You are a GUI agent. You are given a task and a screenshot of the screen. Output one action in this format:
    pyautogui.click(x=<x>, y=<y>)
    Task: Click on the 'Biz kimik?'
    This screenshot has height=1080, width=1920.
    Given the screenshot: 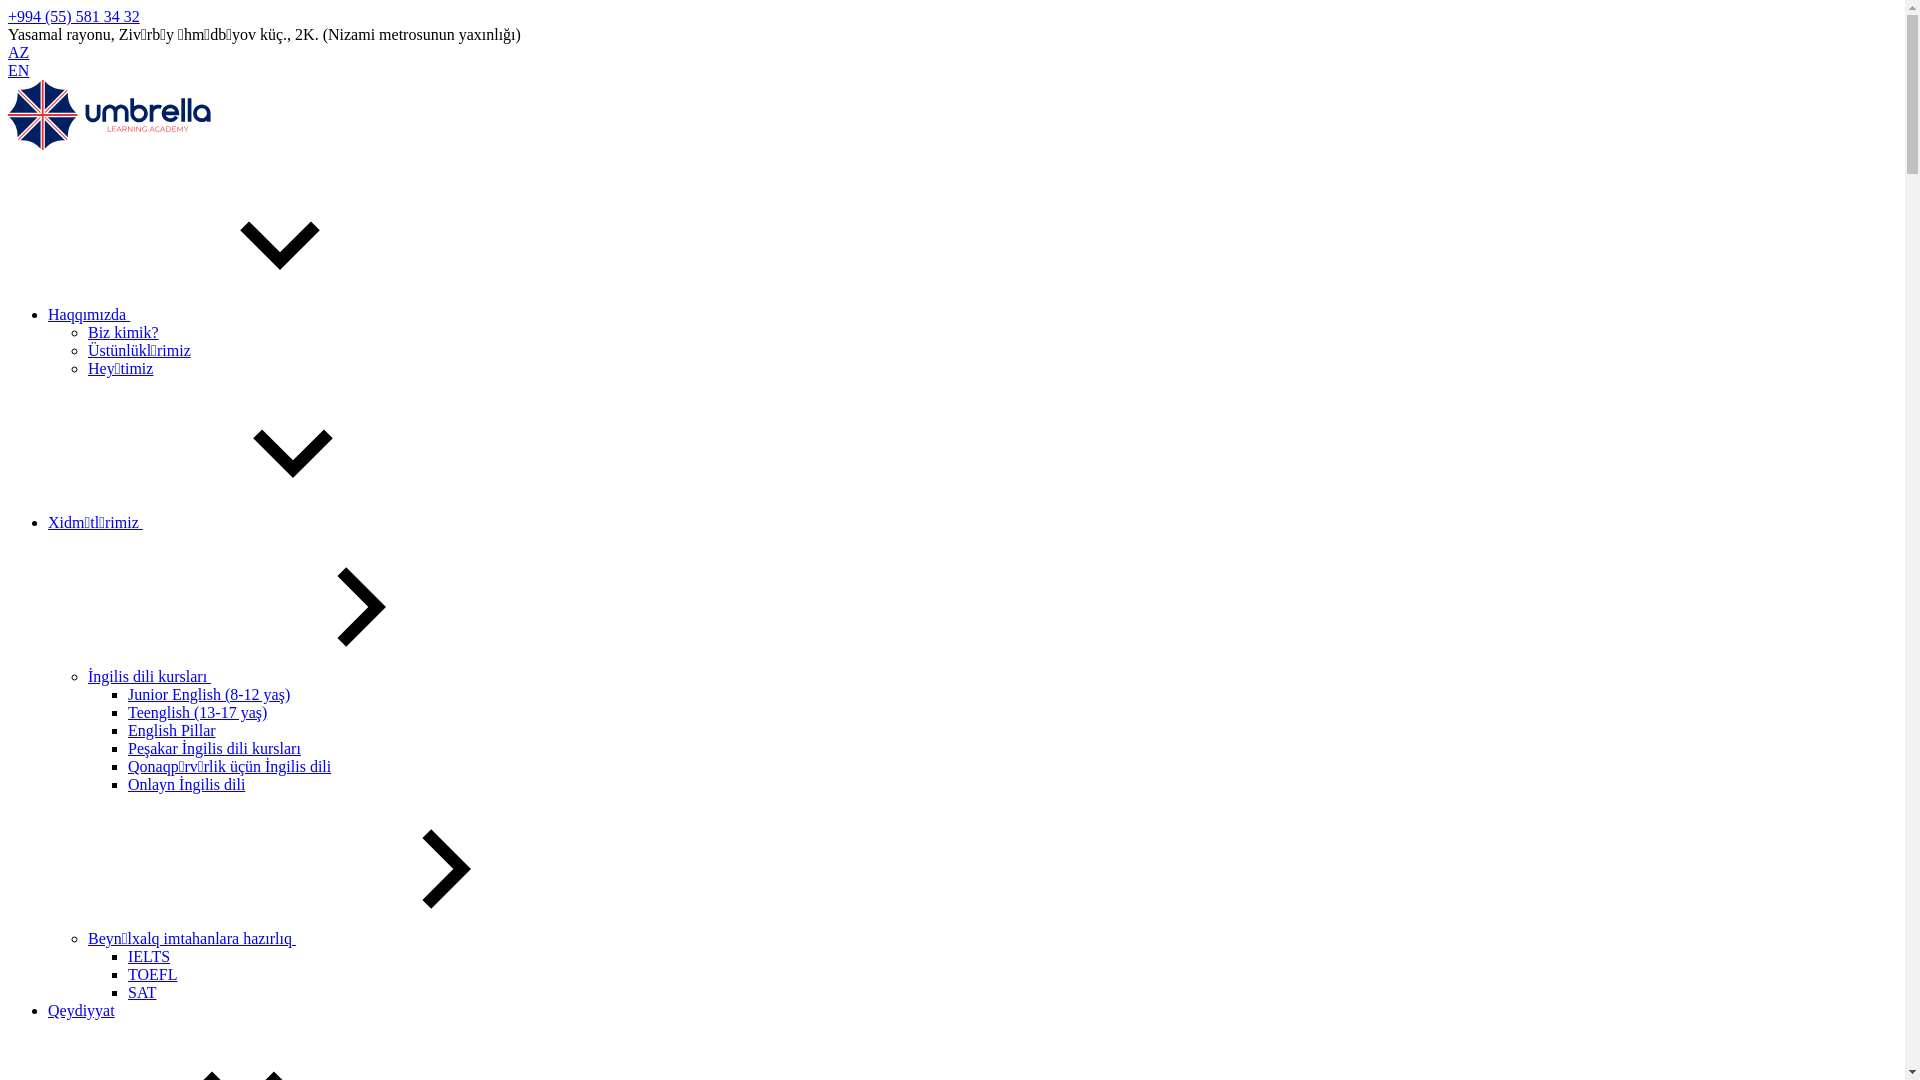 What is the action you would take?
    pyautogui.click(x=122, y=331)
    